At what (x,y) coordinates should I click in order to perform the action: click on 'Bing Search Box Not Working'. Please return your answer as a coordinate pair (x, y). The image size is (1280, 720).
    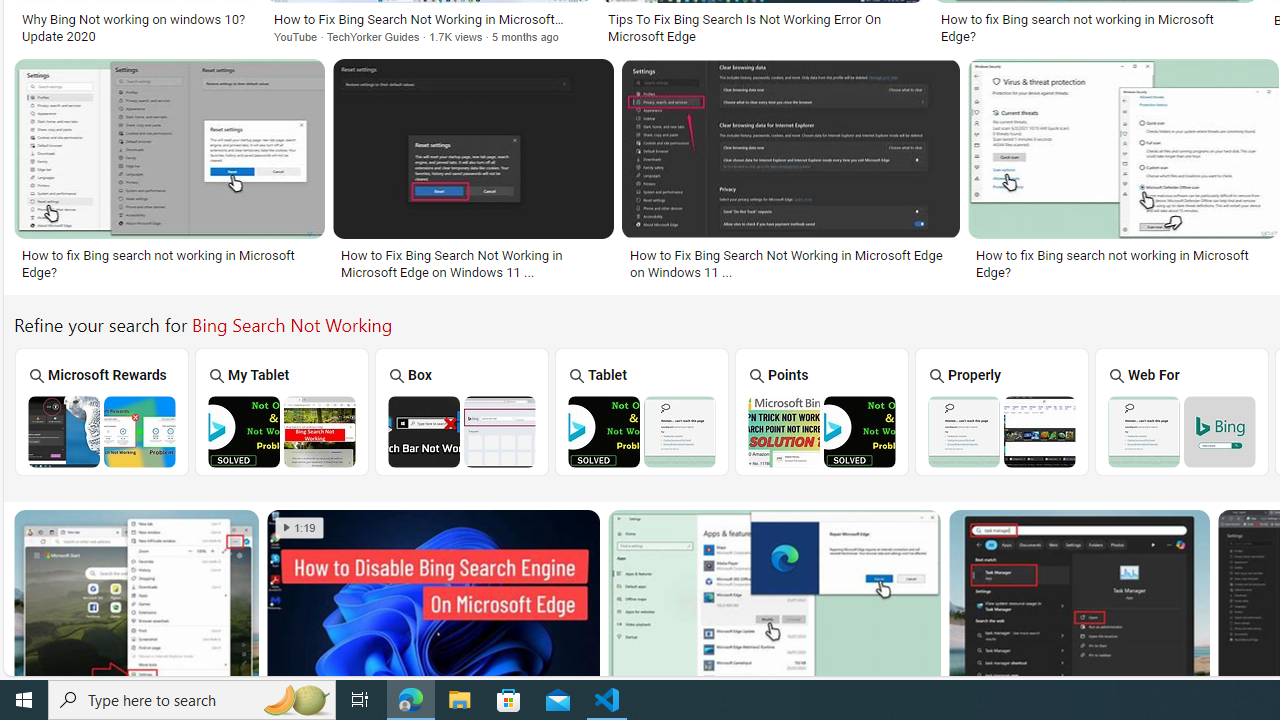
    Looking at the image, I should click on (461, 430).